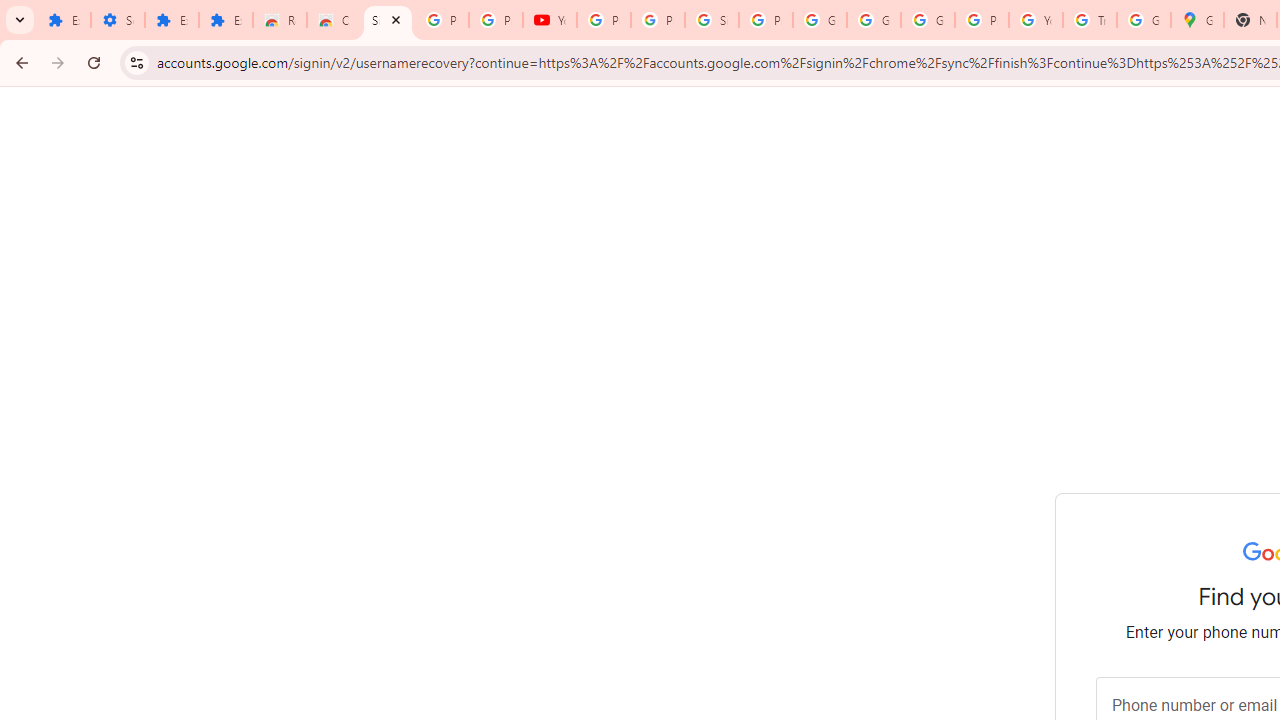 This screenshot has width=1280, height=720. Describe the element at coordinates (279, 20) in the screenshot. I see `'Reviews: Helix Fruit Jump Arcade Game'` at that location.